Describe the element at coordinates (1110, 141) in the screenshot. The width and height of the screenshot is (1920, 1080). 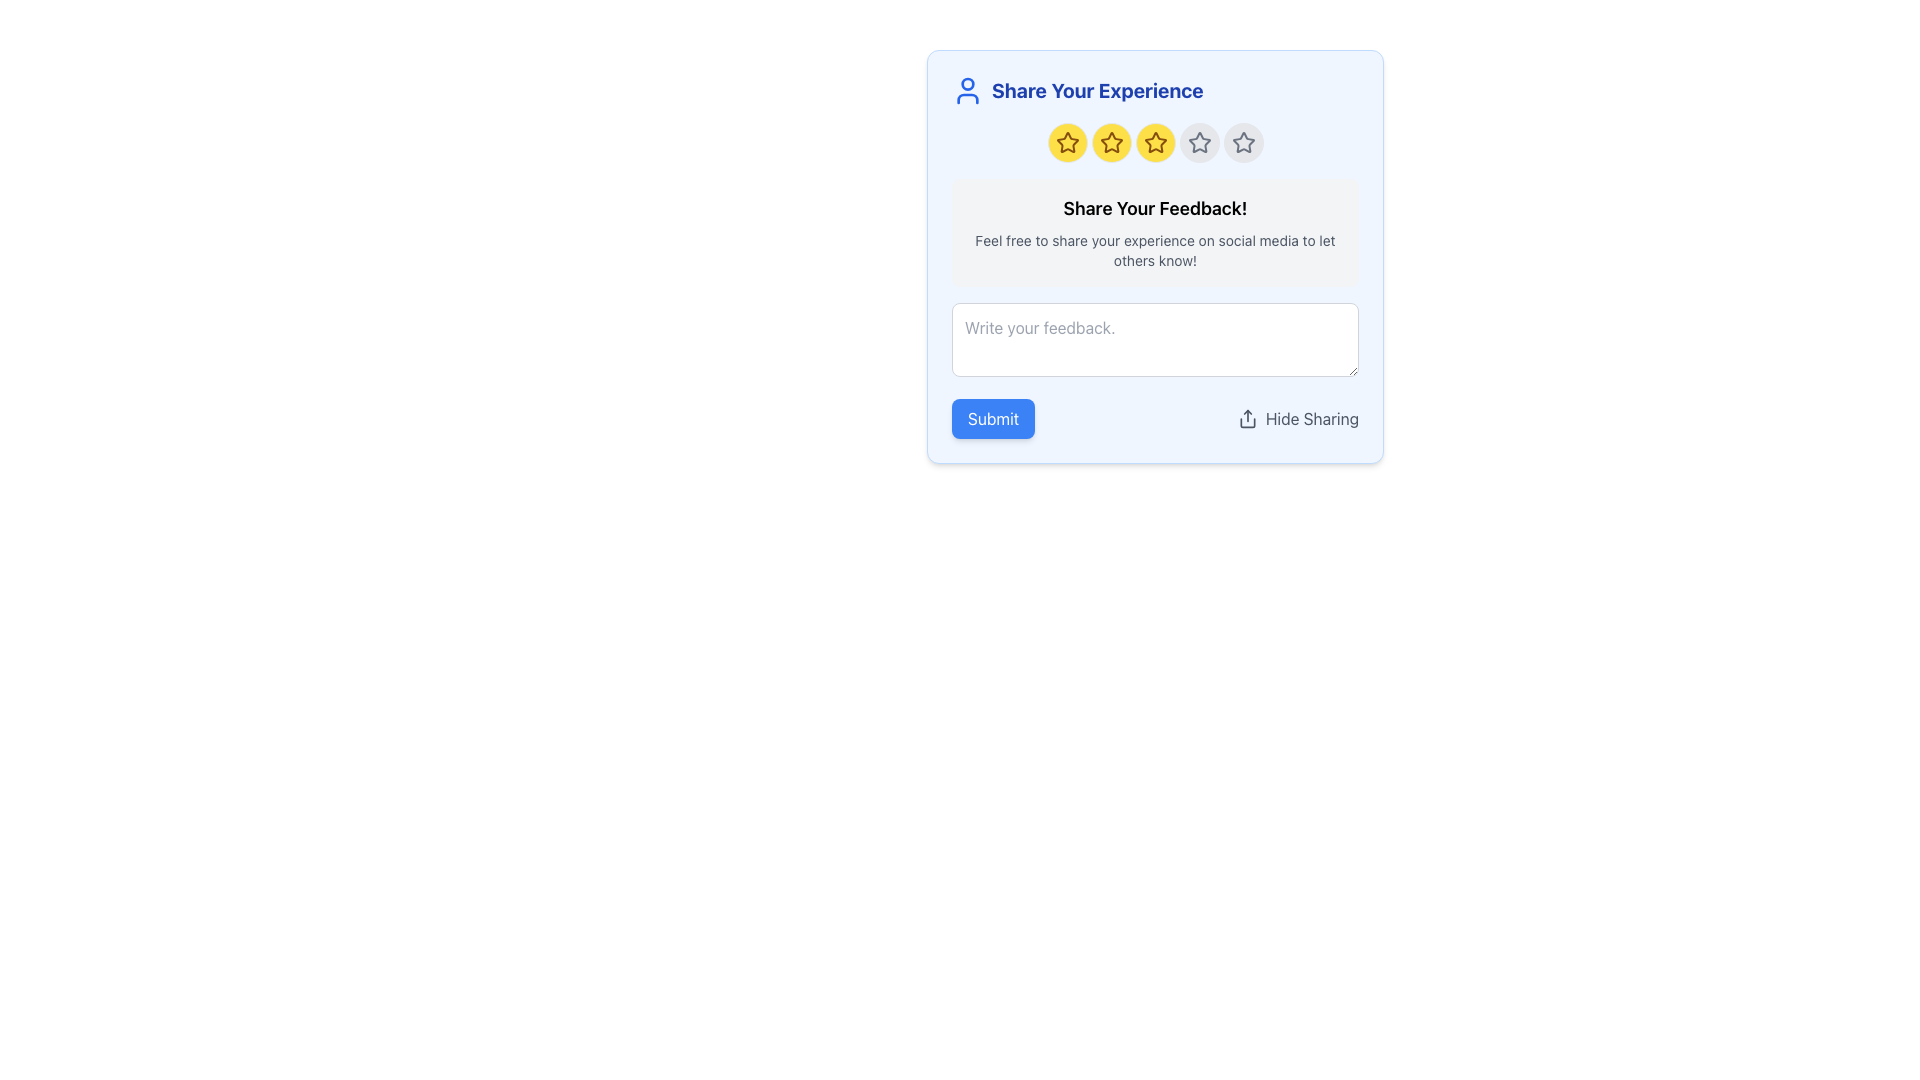
I see `the second star-shaped icon outlined in yellow with a brown border, located inside a circular yellow background in the 'Share Your Experience' section` at that location.